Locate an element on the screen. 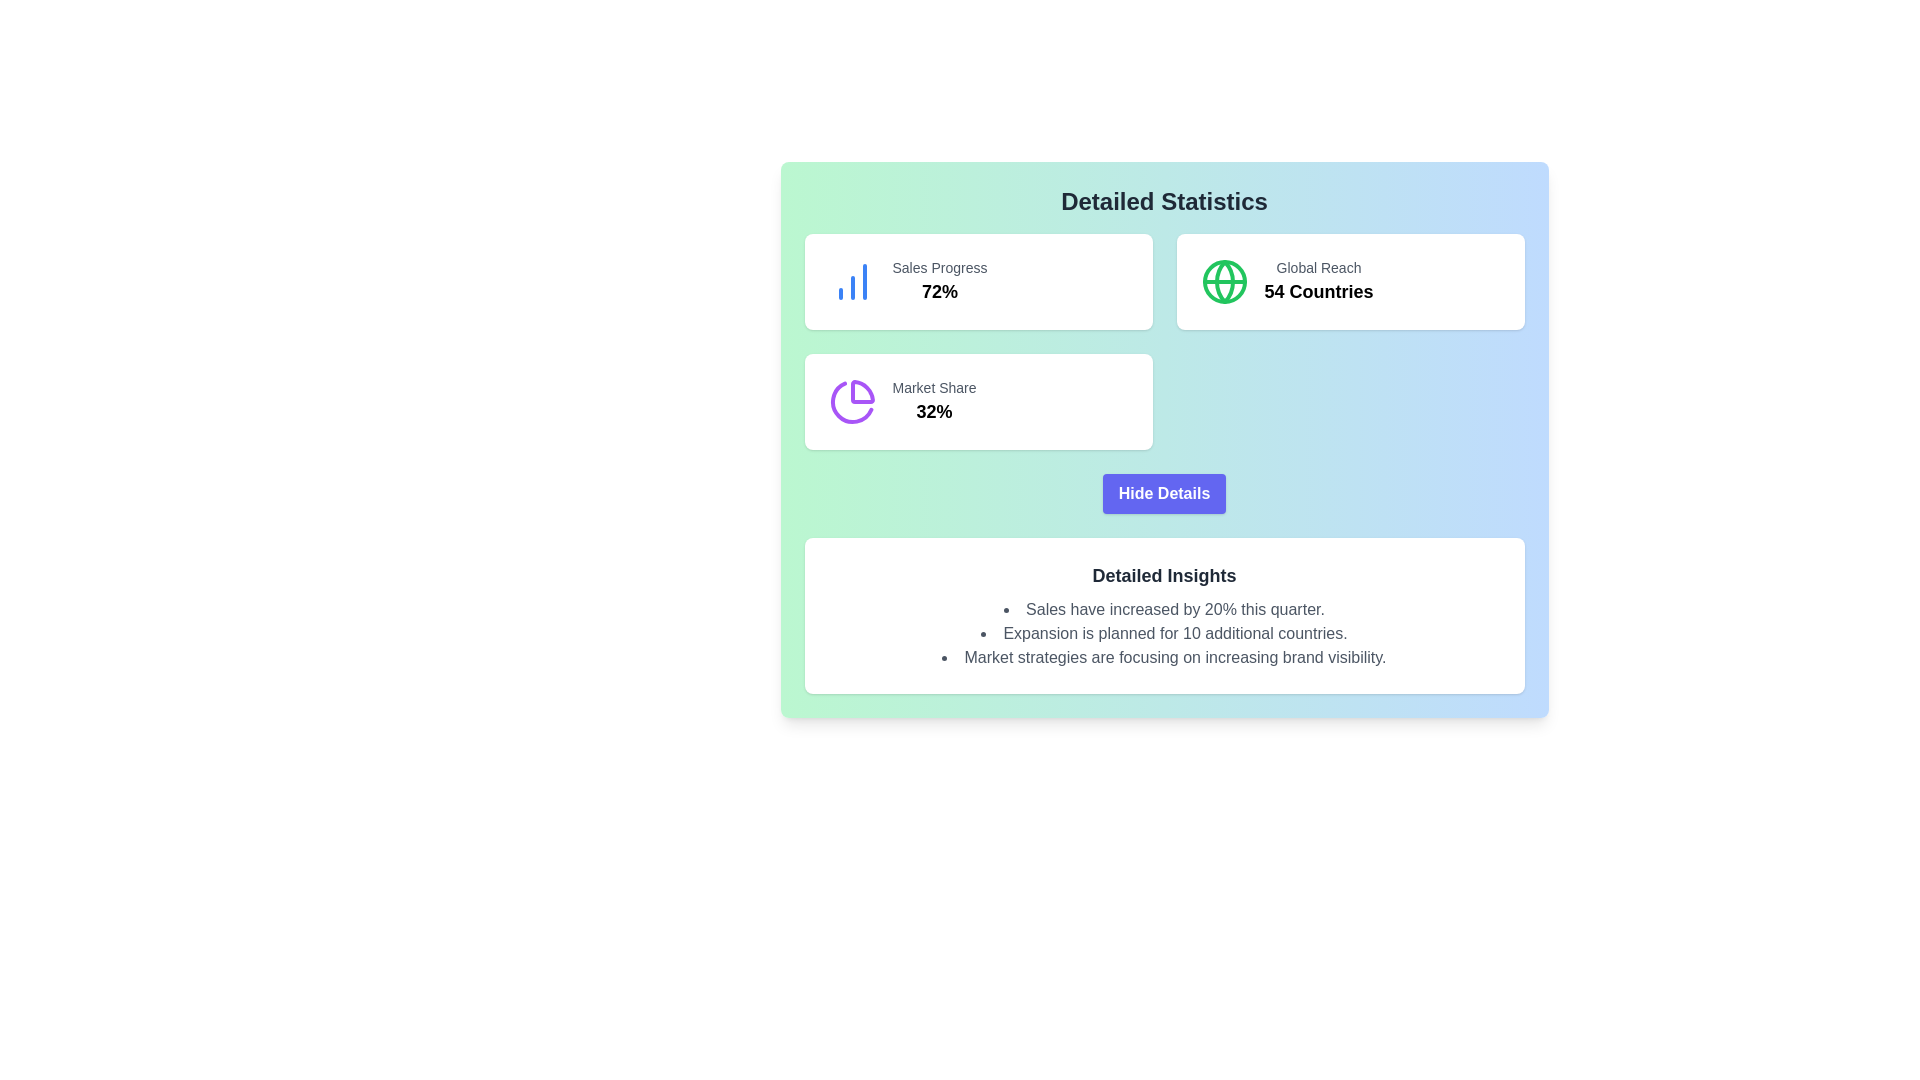 The height and width of the screenshot is (1080, 1920). the green circular SVG element that is the innermost circle within the globe icon in the 'Detailed Statistics' panel, next to the text 'Global Reach - 54 Countries' is located at coordinates (1223, 281).